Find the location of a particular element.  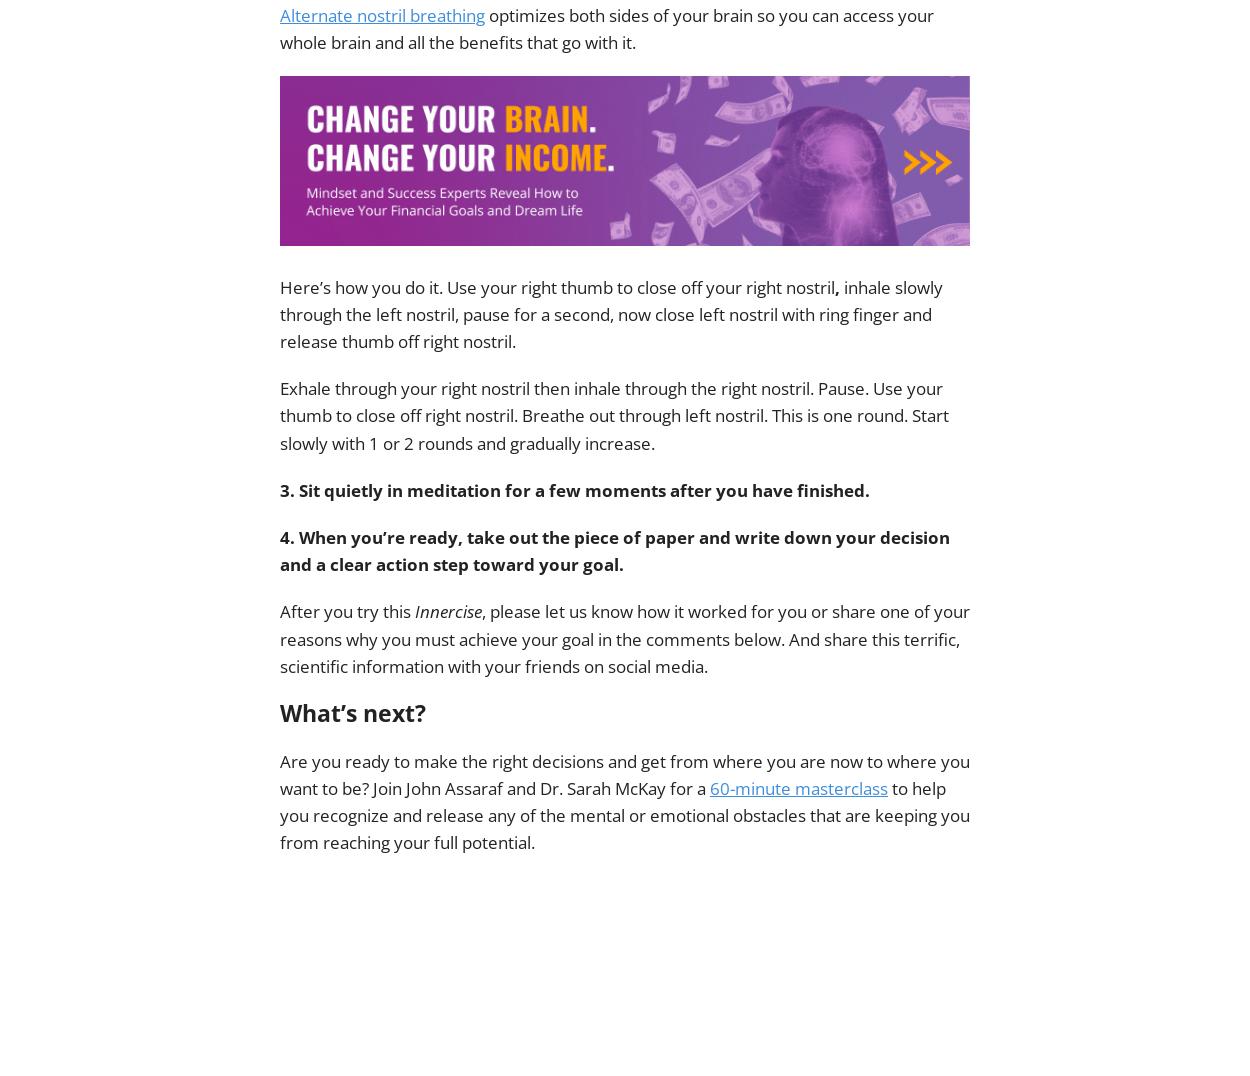

'Alternate nostril breathing' is located at coordinates (382, 13).